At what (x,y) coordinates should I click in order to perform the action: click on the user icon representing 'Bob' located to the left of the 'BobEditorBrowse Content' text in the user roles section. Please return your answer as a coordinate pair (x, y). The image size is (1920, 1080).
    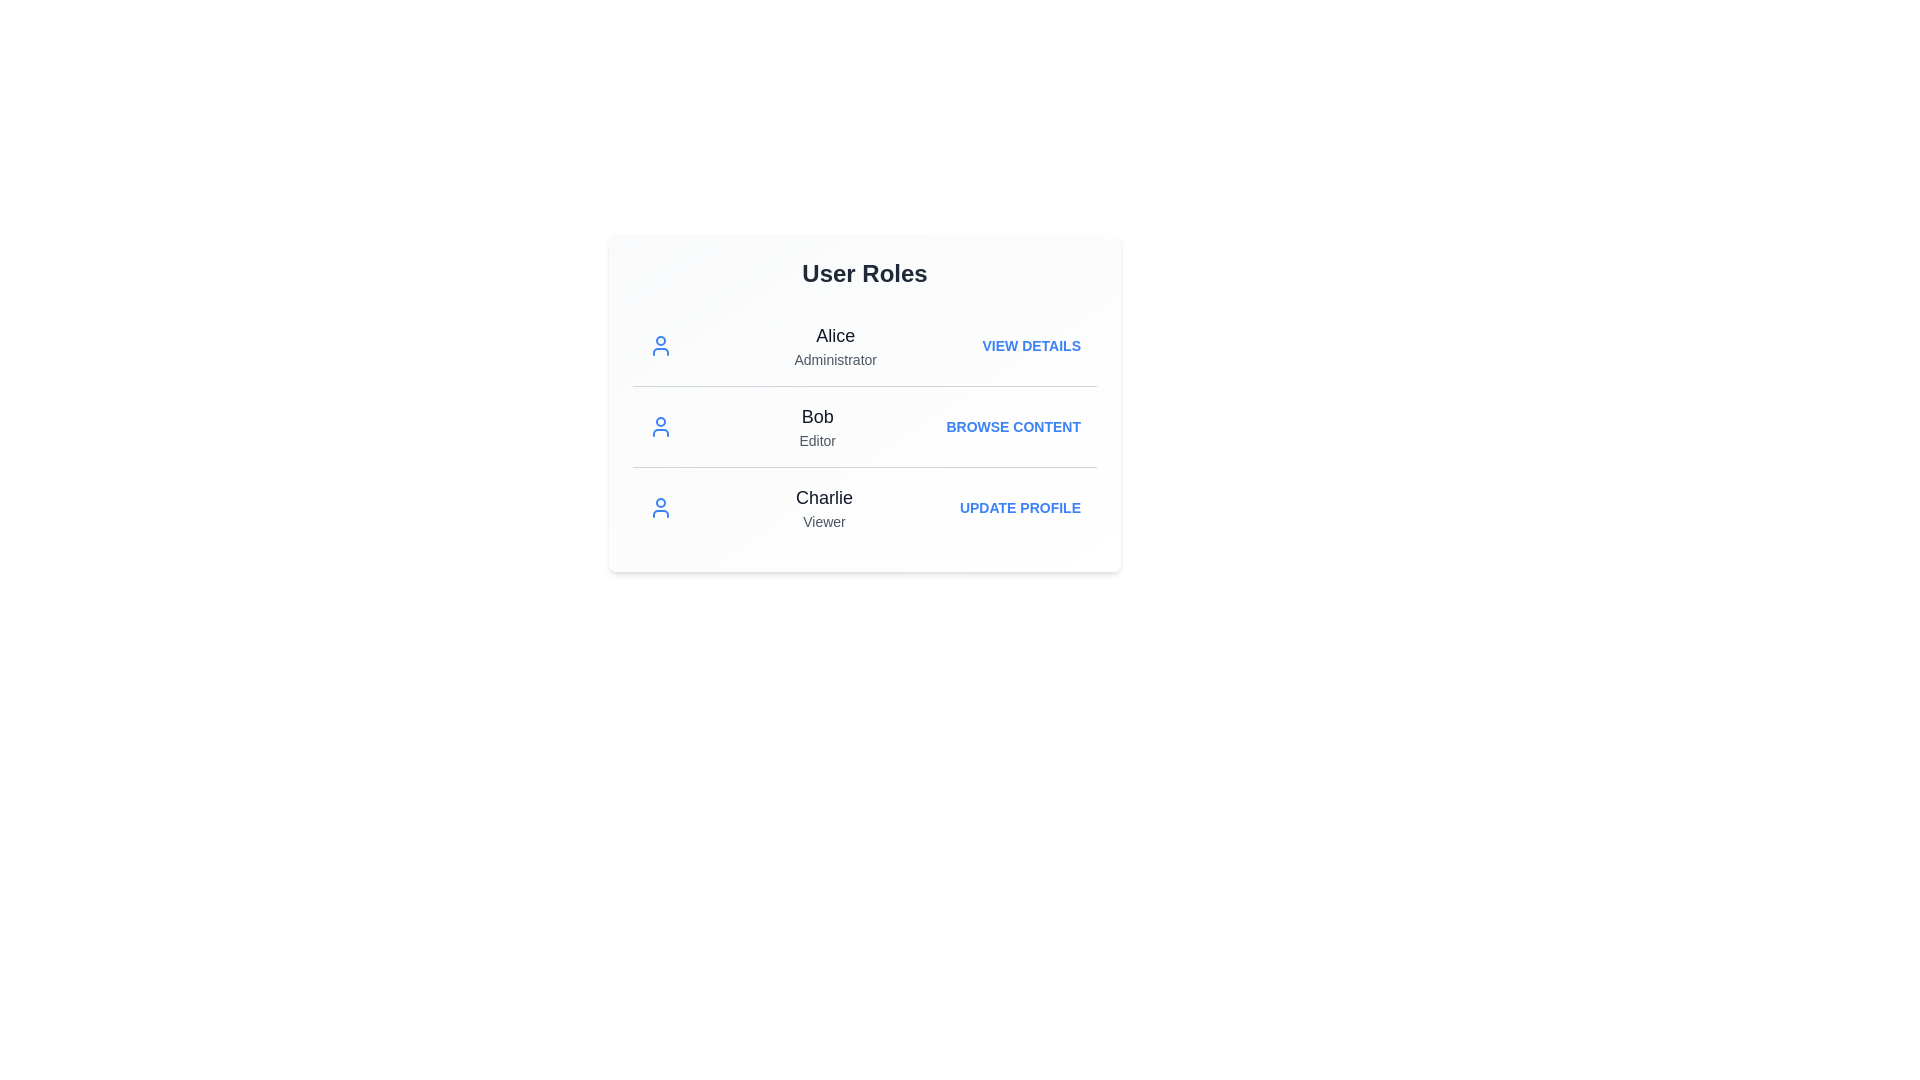
    Looking at the image, I should click on (661, 426).